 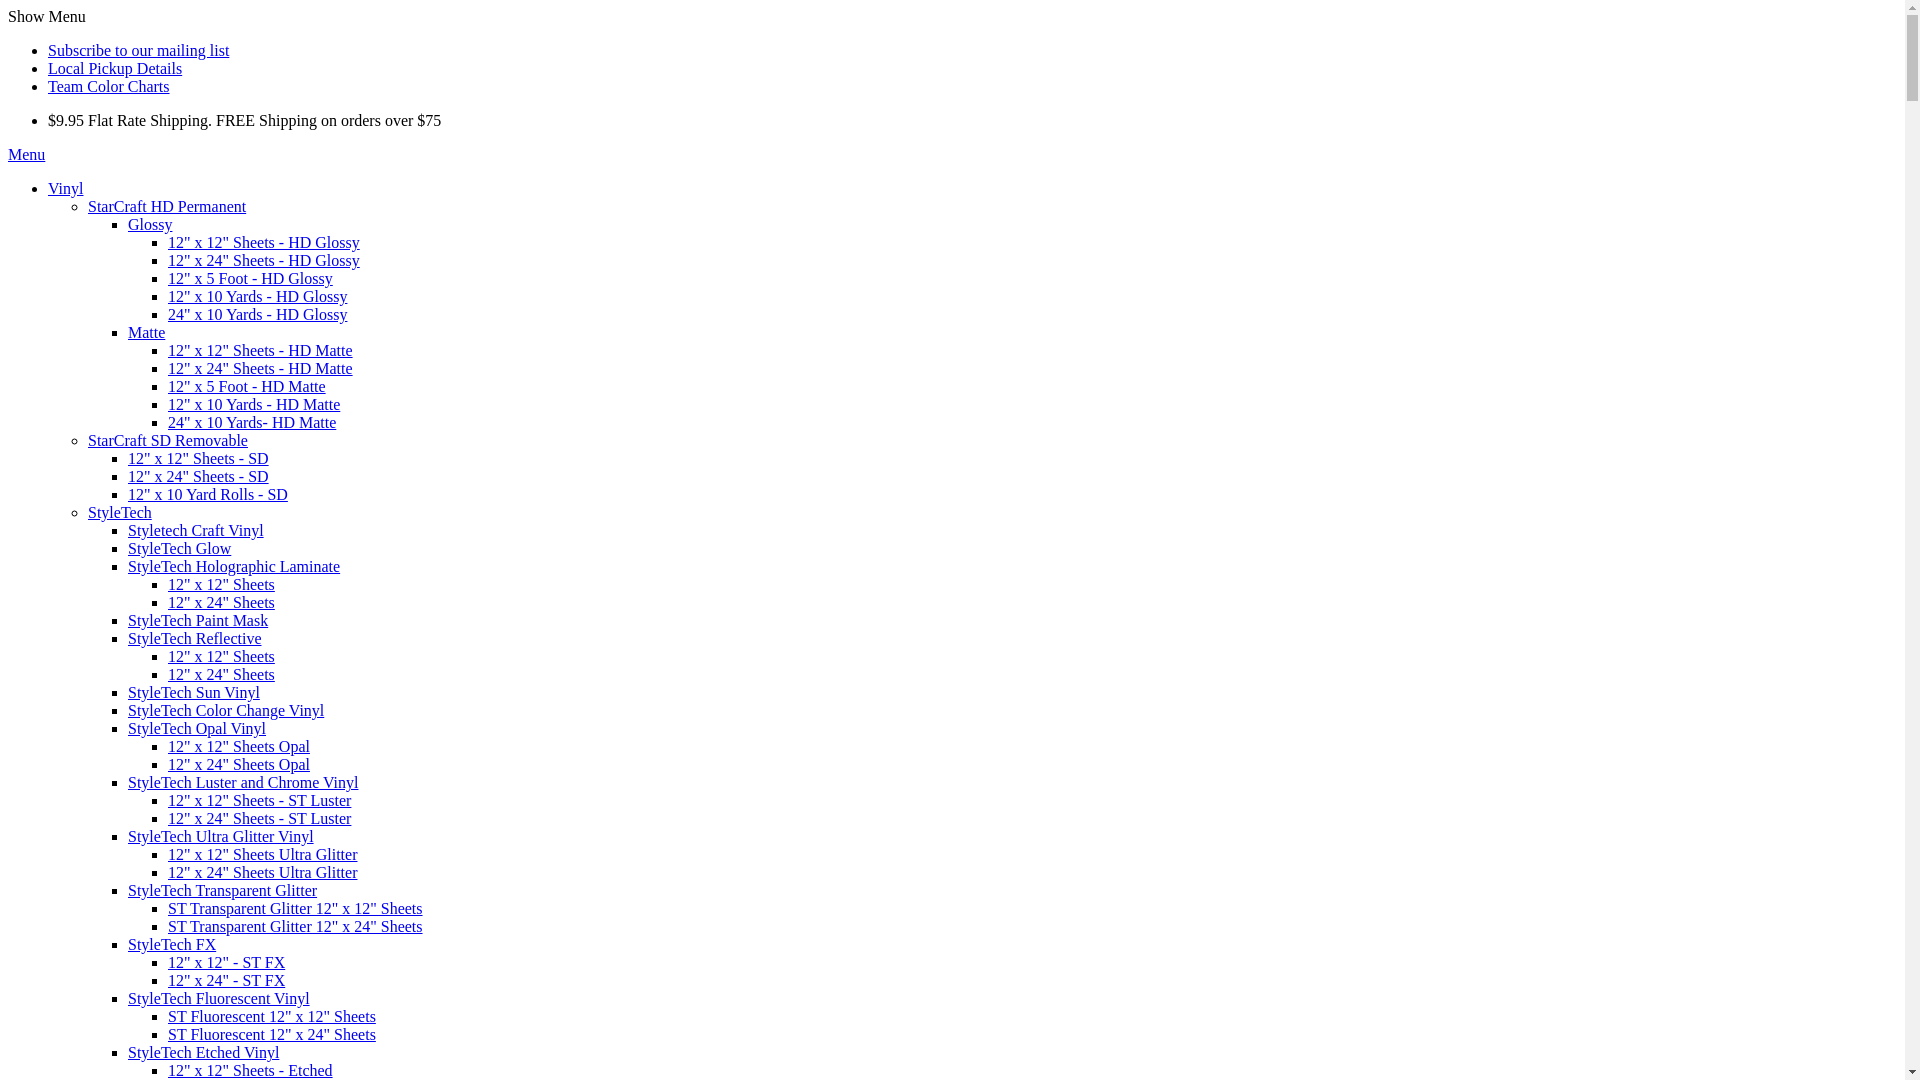 I want to click on 'StarCraft HD Permanent', so click(x=86, y=206).